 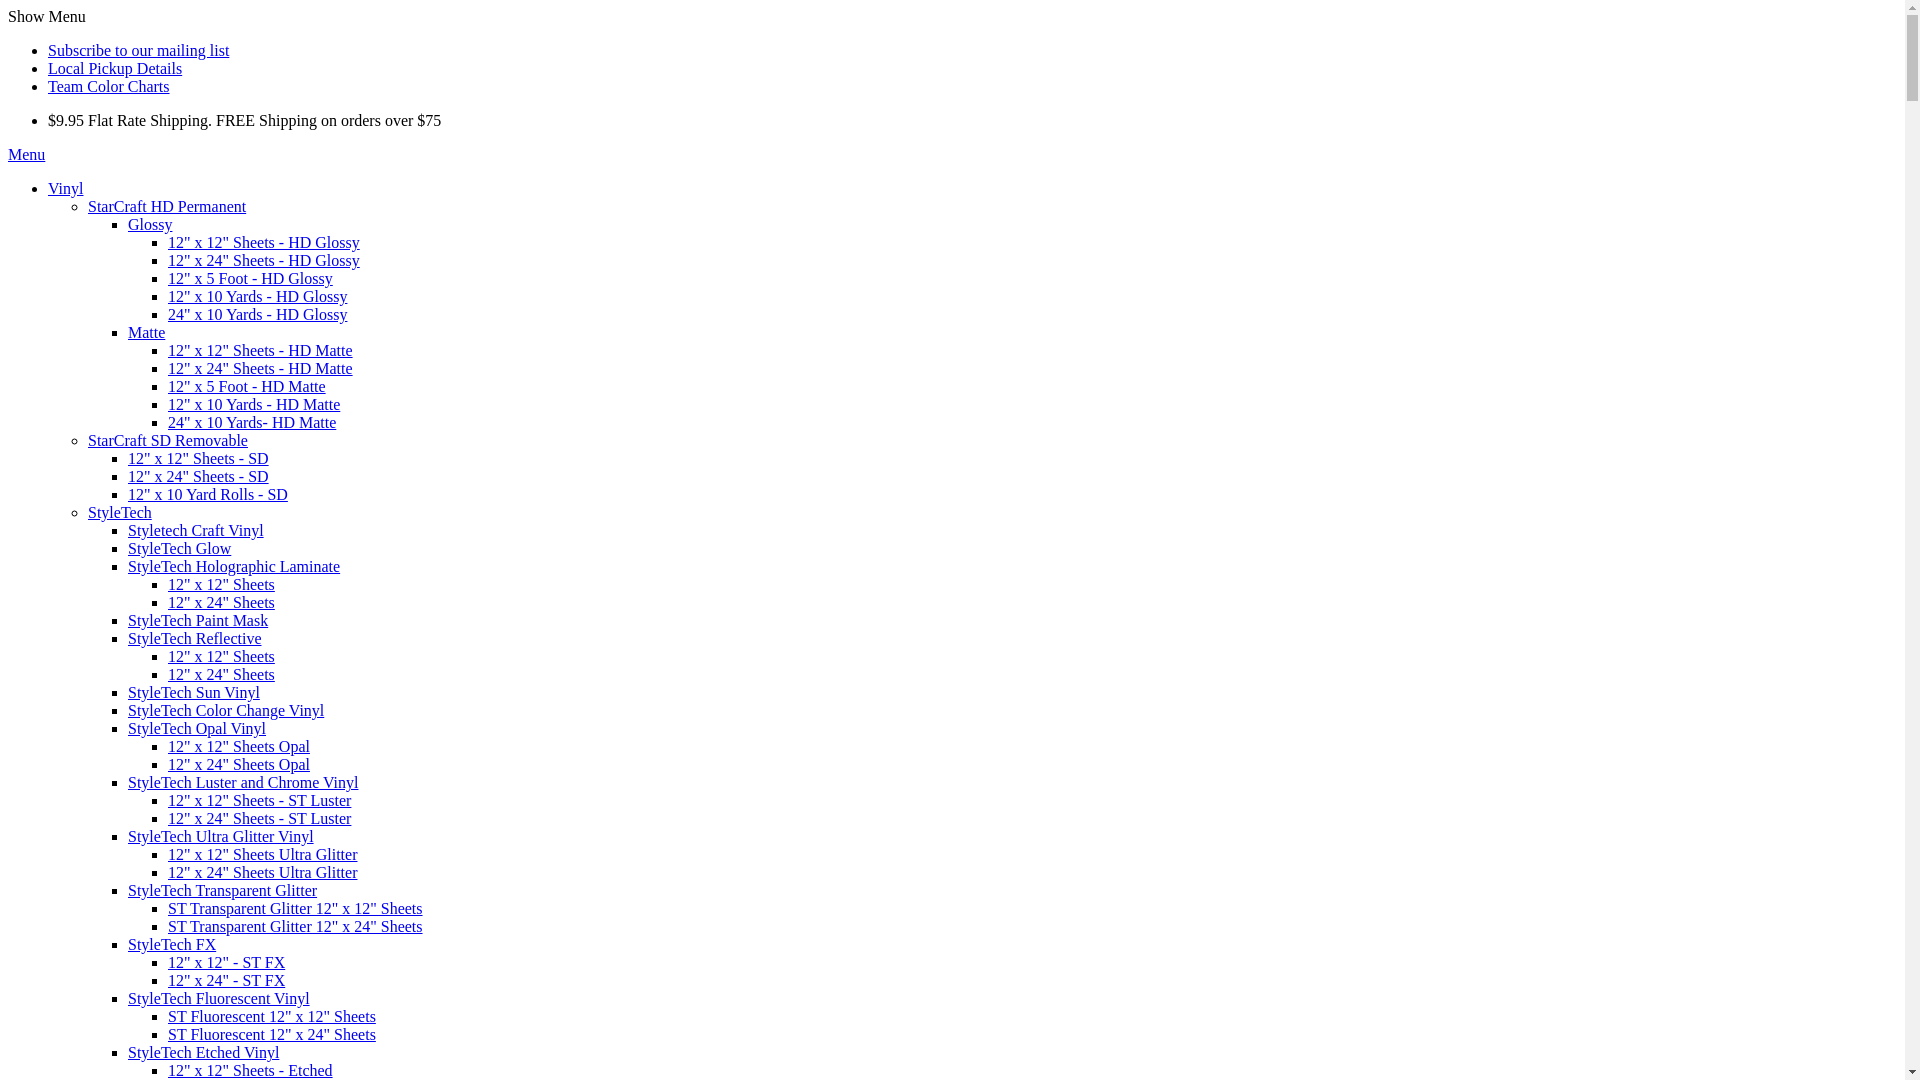 I want to click on 'StarCraft HD Permanent', so click(x=86, y=206).